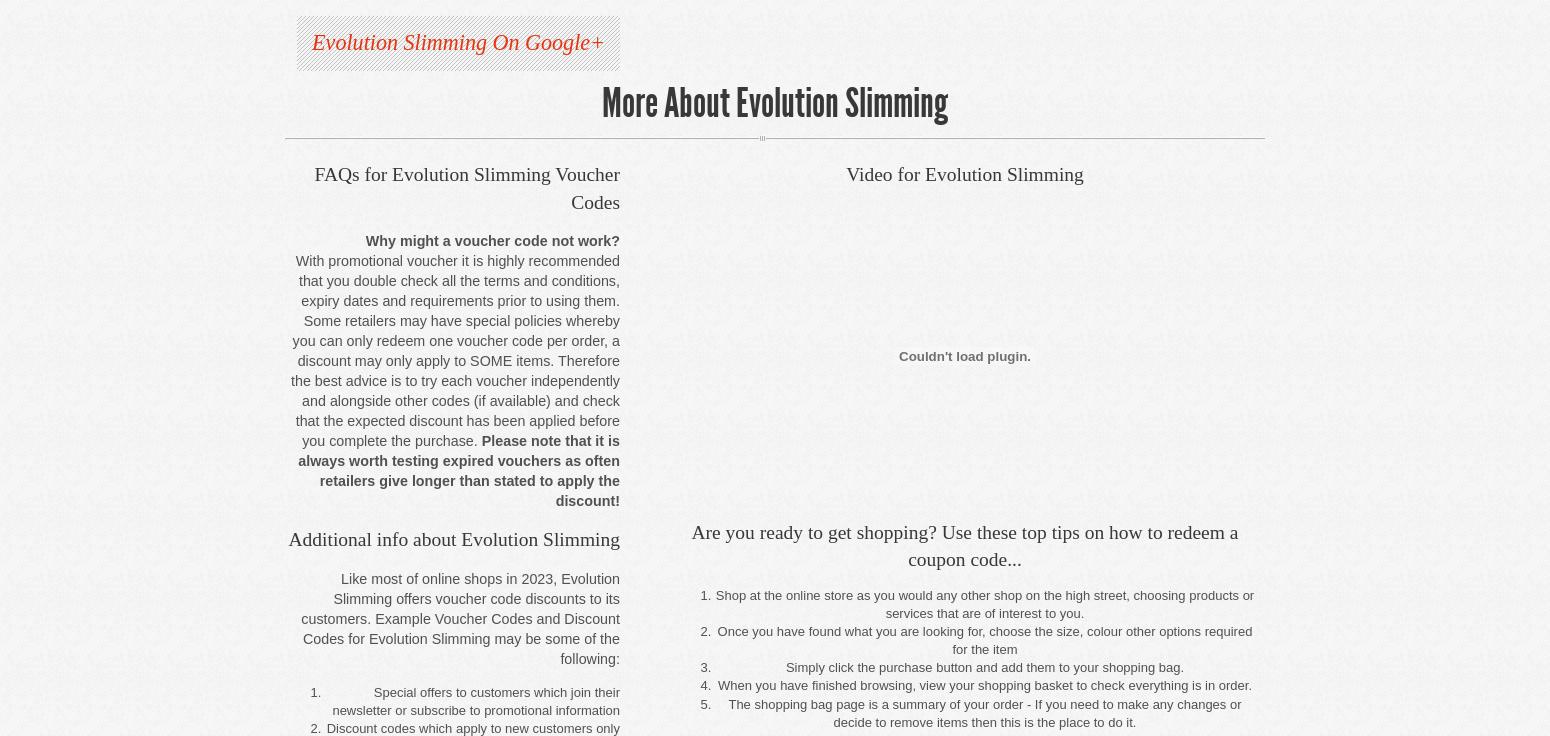  I want to click on 'When you have finished browsing, view your shopping basket to check everything is in order.', so click(717, 684).